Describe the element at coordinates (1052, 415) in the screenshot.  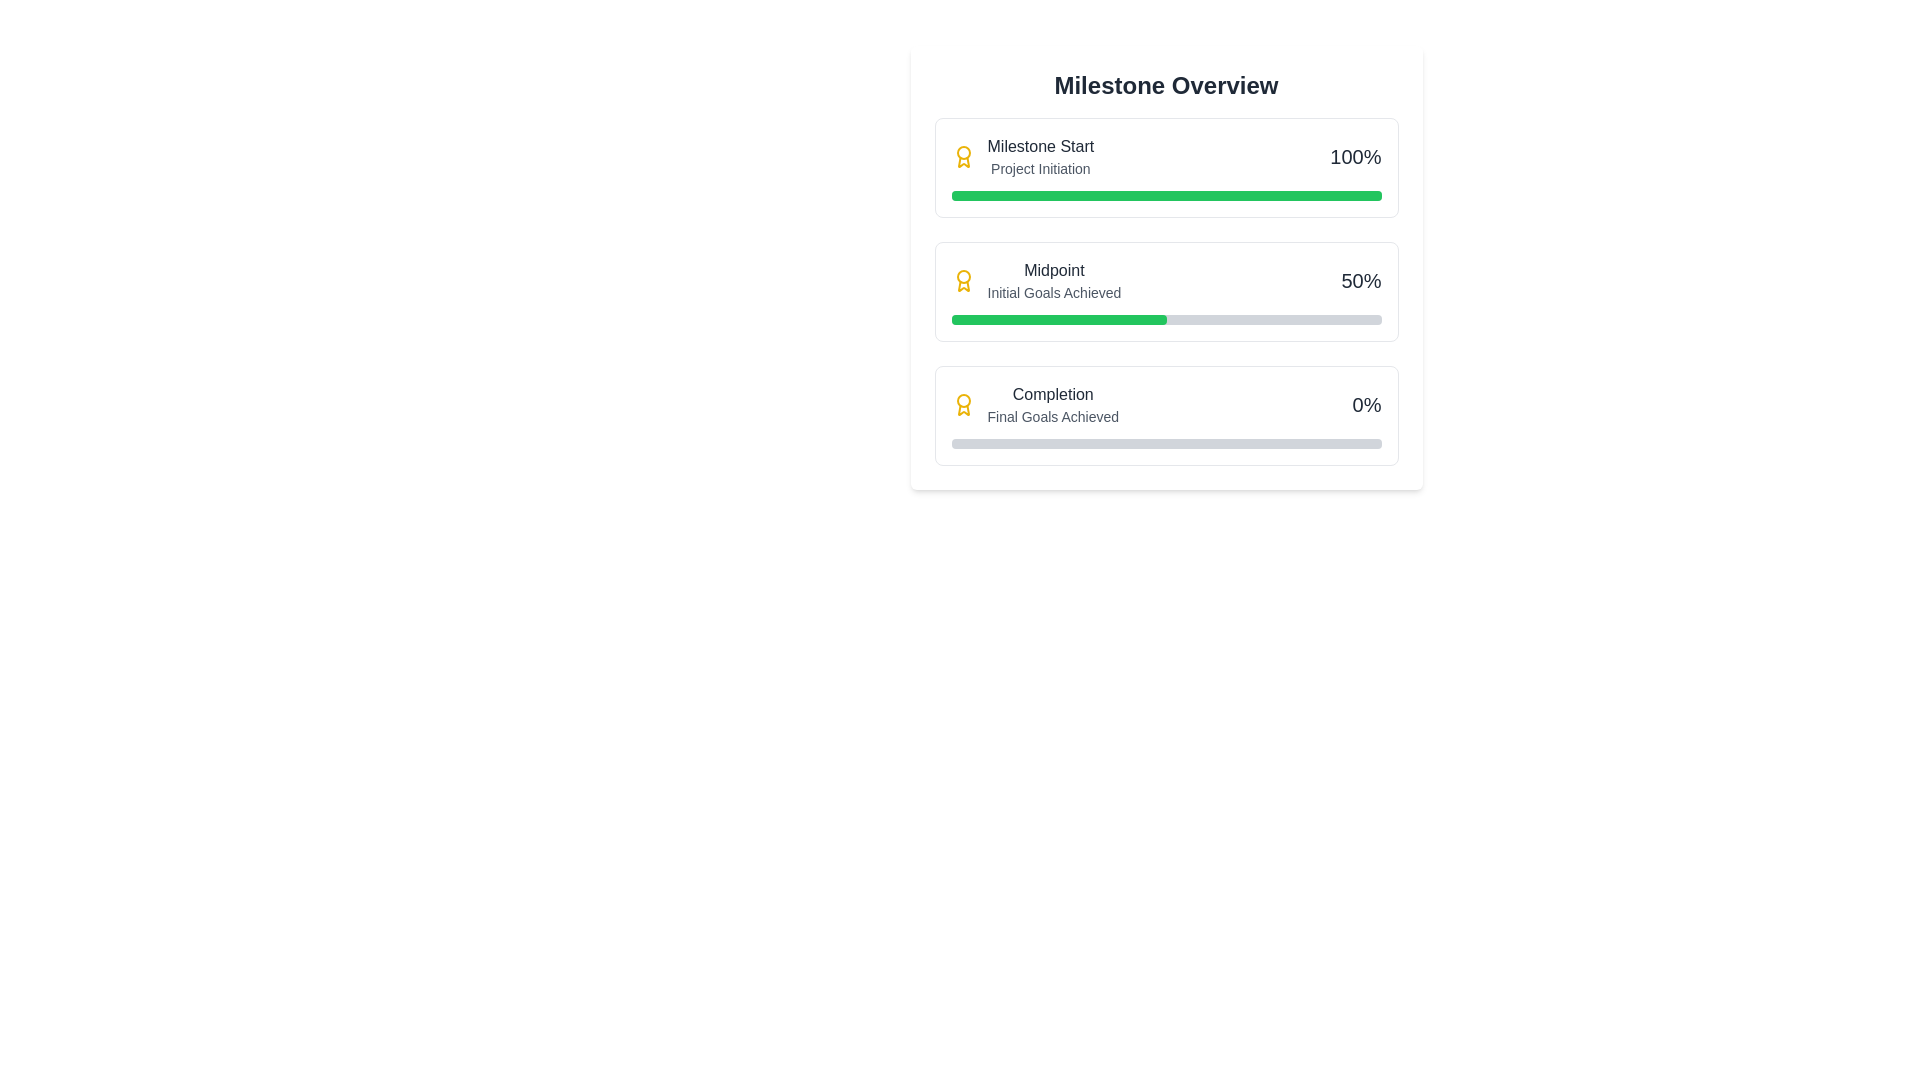
I see `the static text displaying 'Final Goals Achieved' located under the 'Completion' header in the milestone tracker layout` at that location.